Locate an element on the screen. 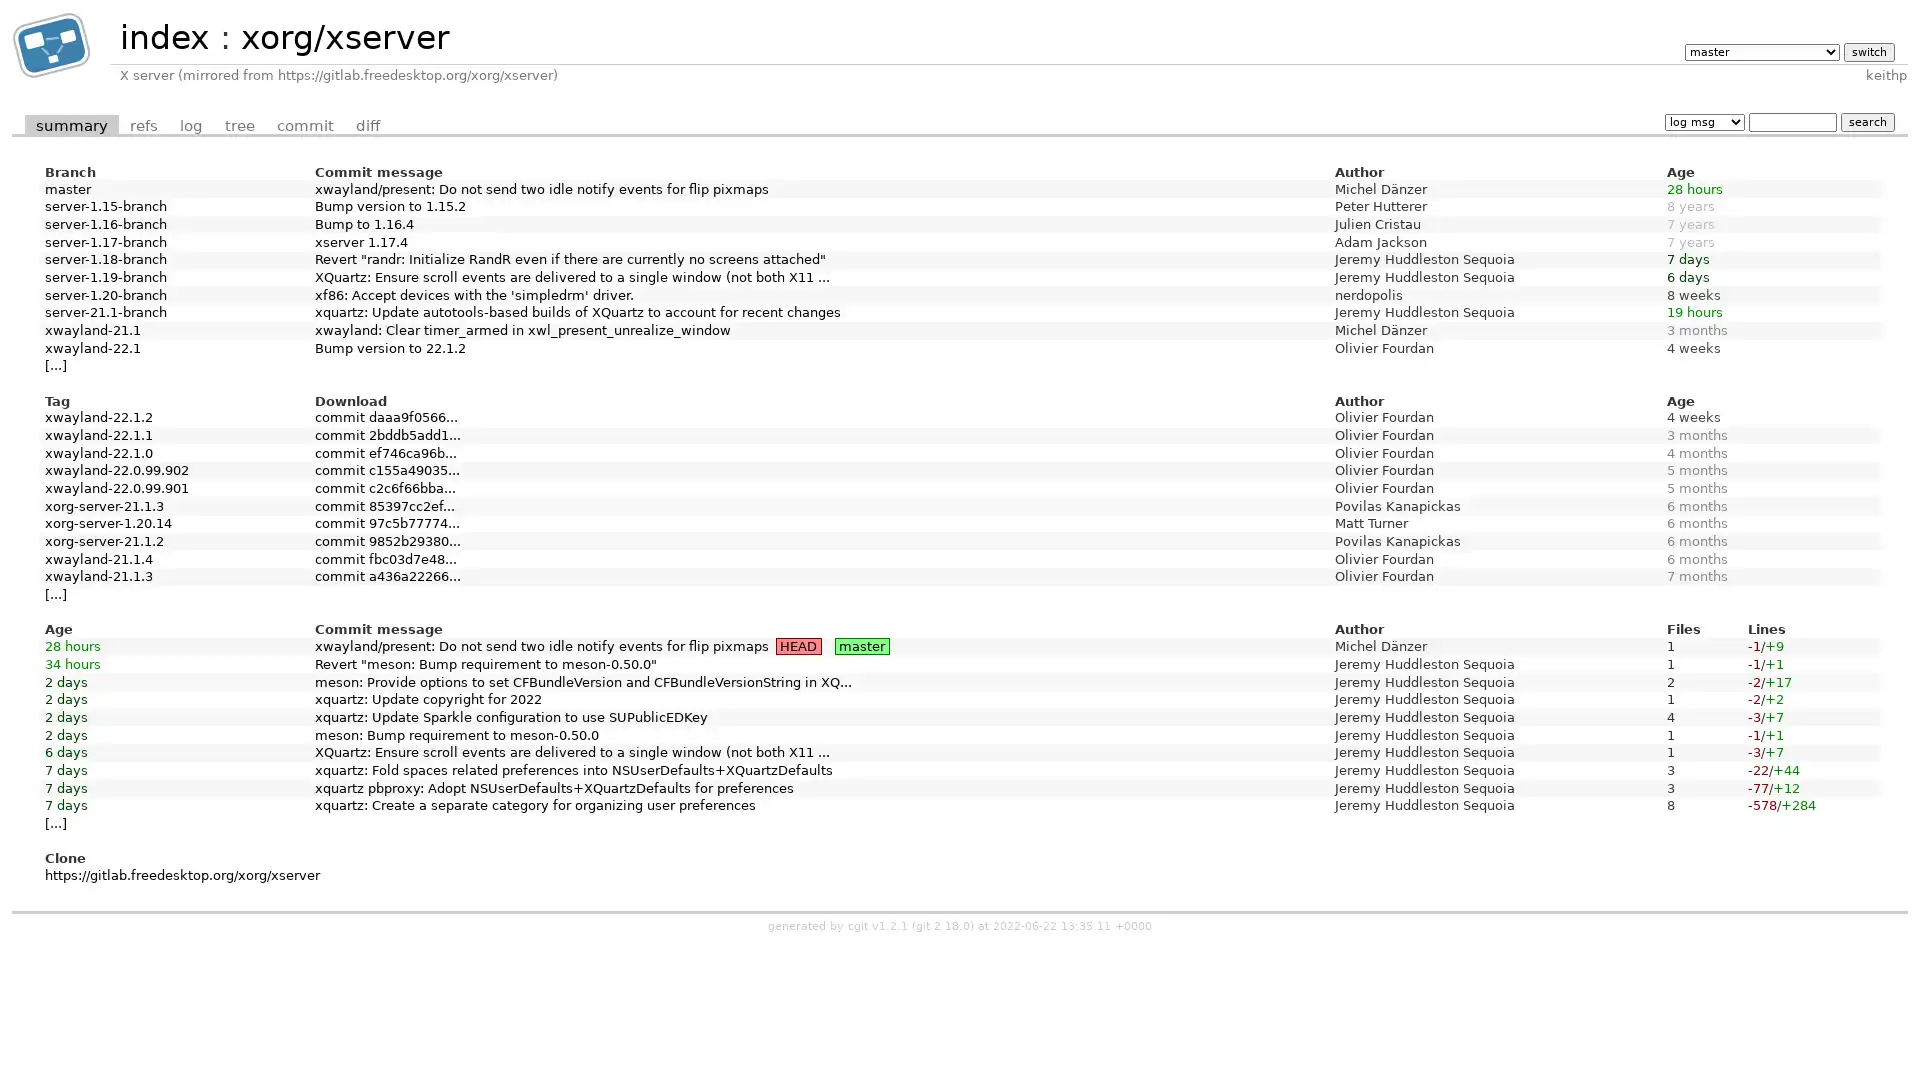 The height and width of the screenshot is (1080, 1920). search is located at coordinates (1866, 121).